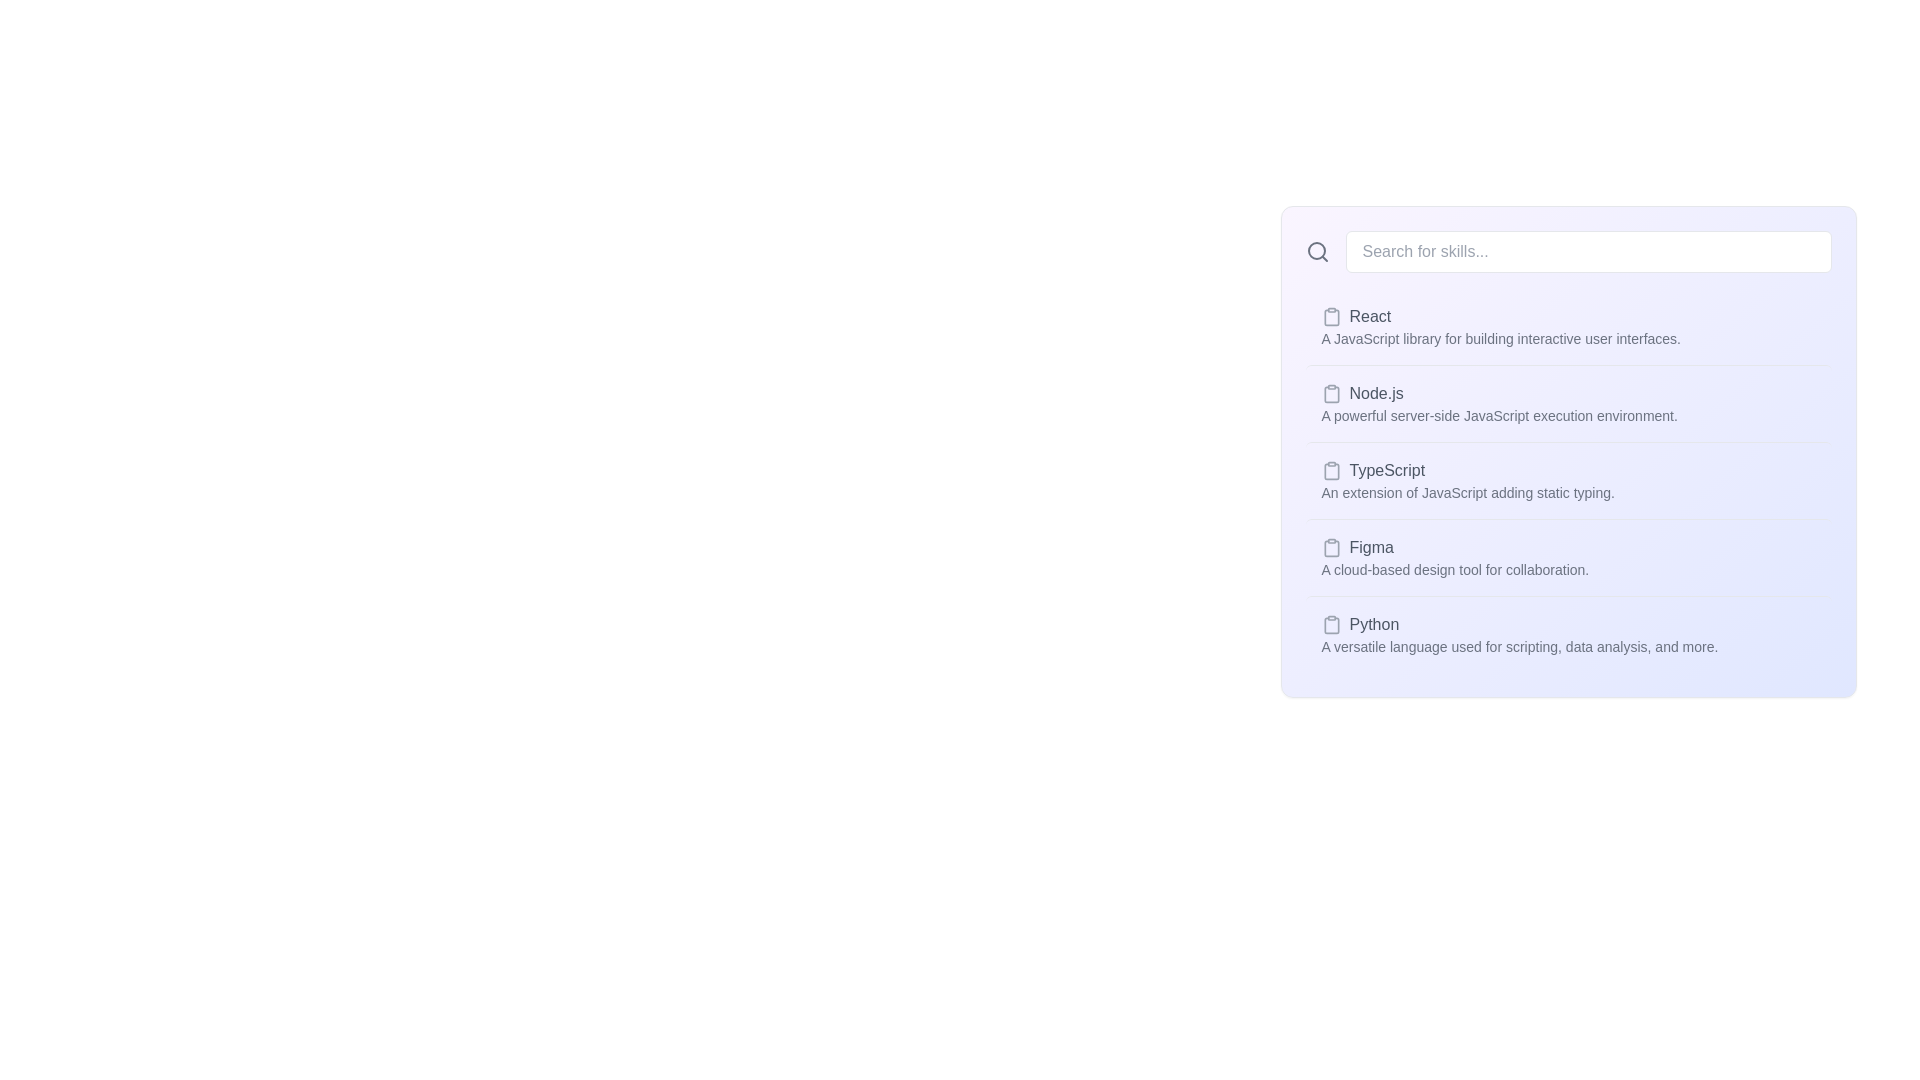  What do you see at coordinates (1331, 393) in the screenshot?
I see `the icon representing 'Node.js', which is positioned to the left of the text in the vertical list of skills` at bounding box center [1331, 393].